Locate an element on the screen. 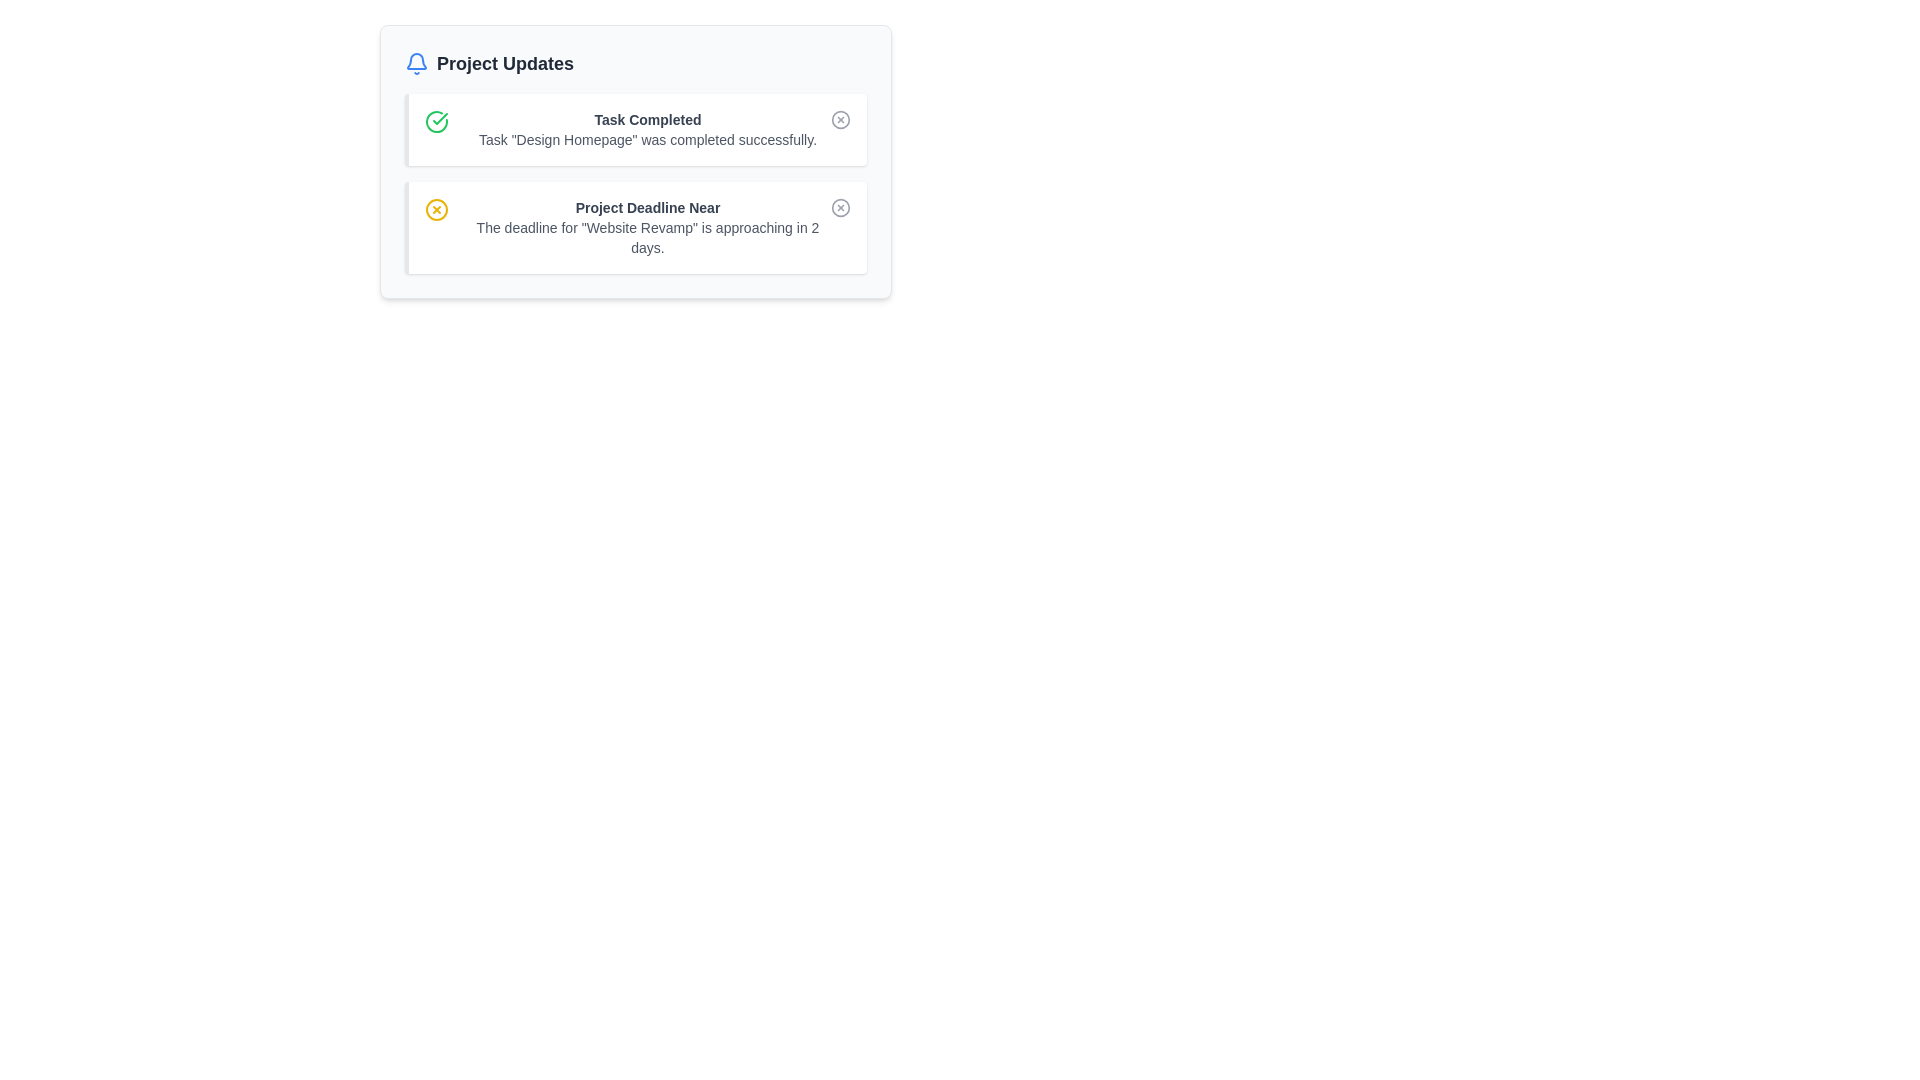 This screenshot has width=1920, height=1080. the central circular component with a yellow border, part of the 'Project Deadline Near' notification icon located in the bottom-right corner of the interactive card is located at coordinates (435, 209).